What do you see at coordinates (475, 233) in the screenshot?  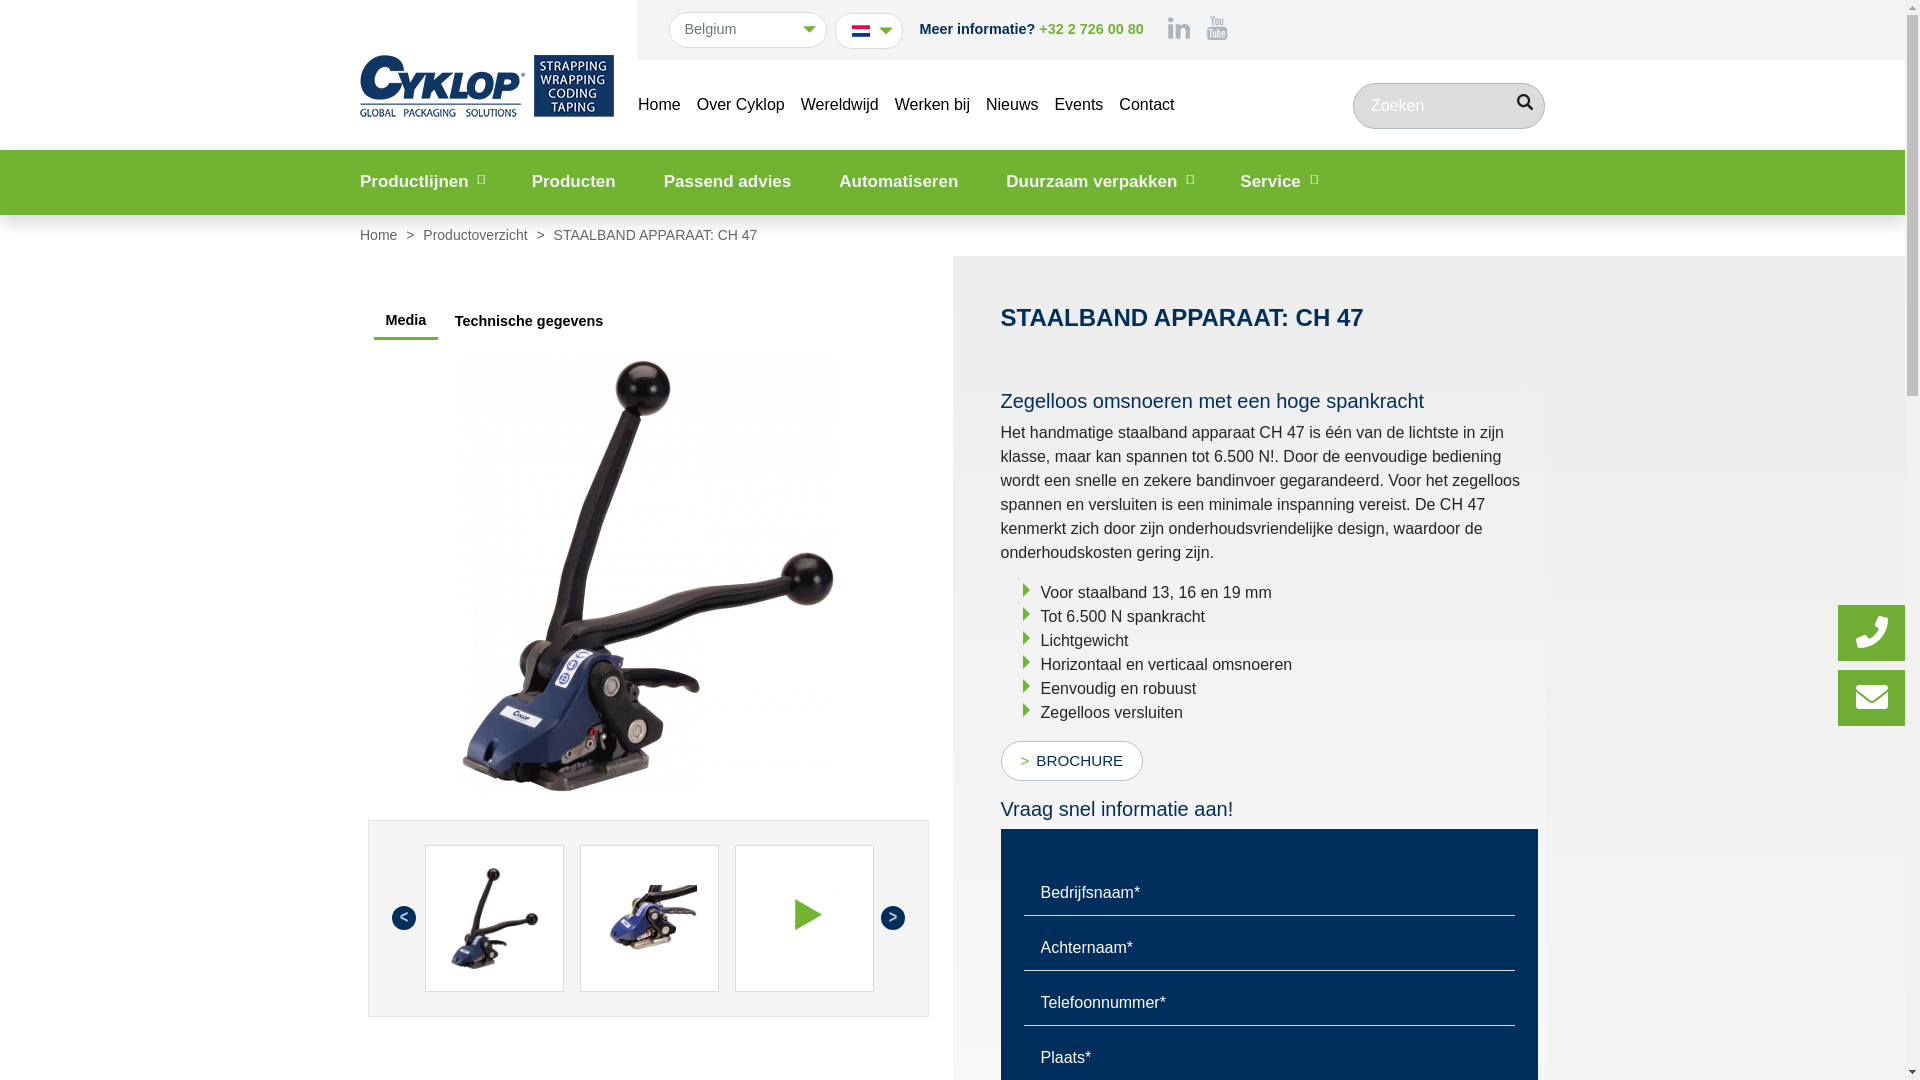 I see `'Productoverzicht'` at bounding box center [475, 233].